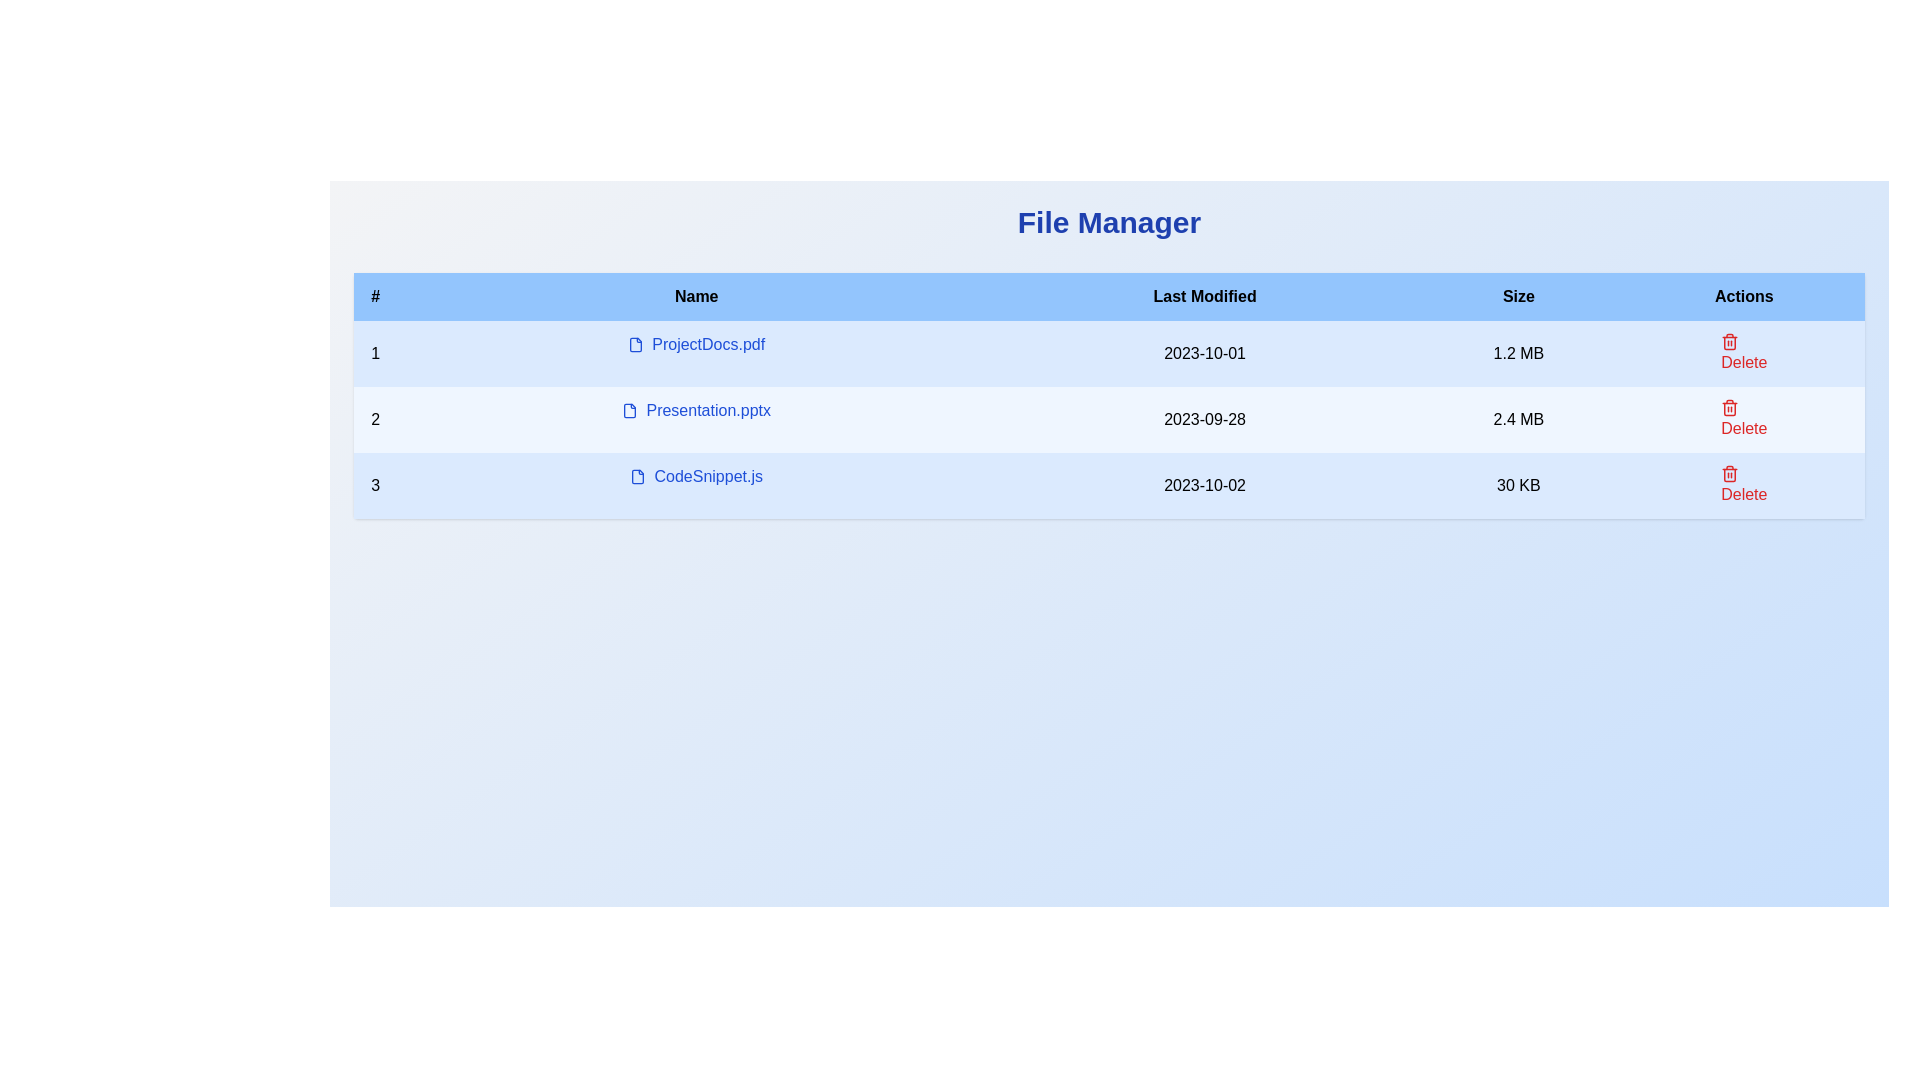 The width and height of the screenshot is (1920, 1080). What do you see at coordinates (1204, 353) in the screenshot?
I see `the text element displaying the date '2023-10-01' which is located in the third position in a table row of file details` at bounding box center [1204, 353].